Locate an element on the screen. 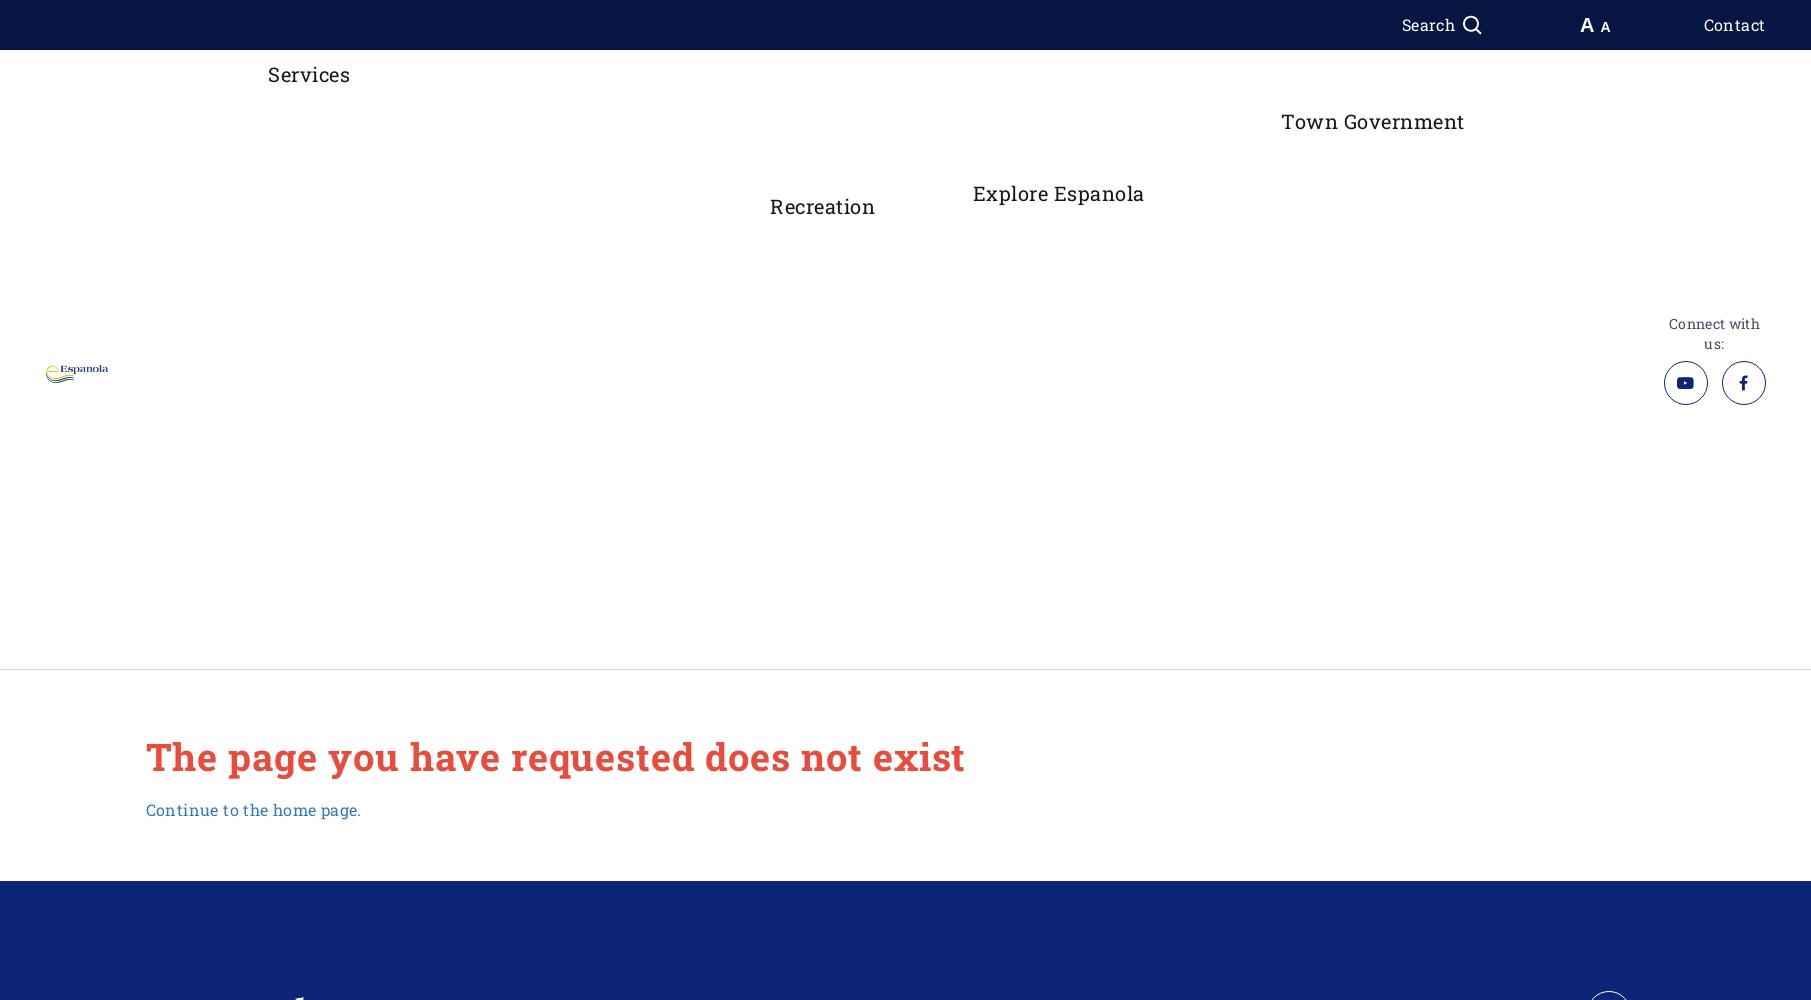  'Continue to the home page.' is located at coordinates (252, 808).